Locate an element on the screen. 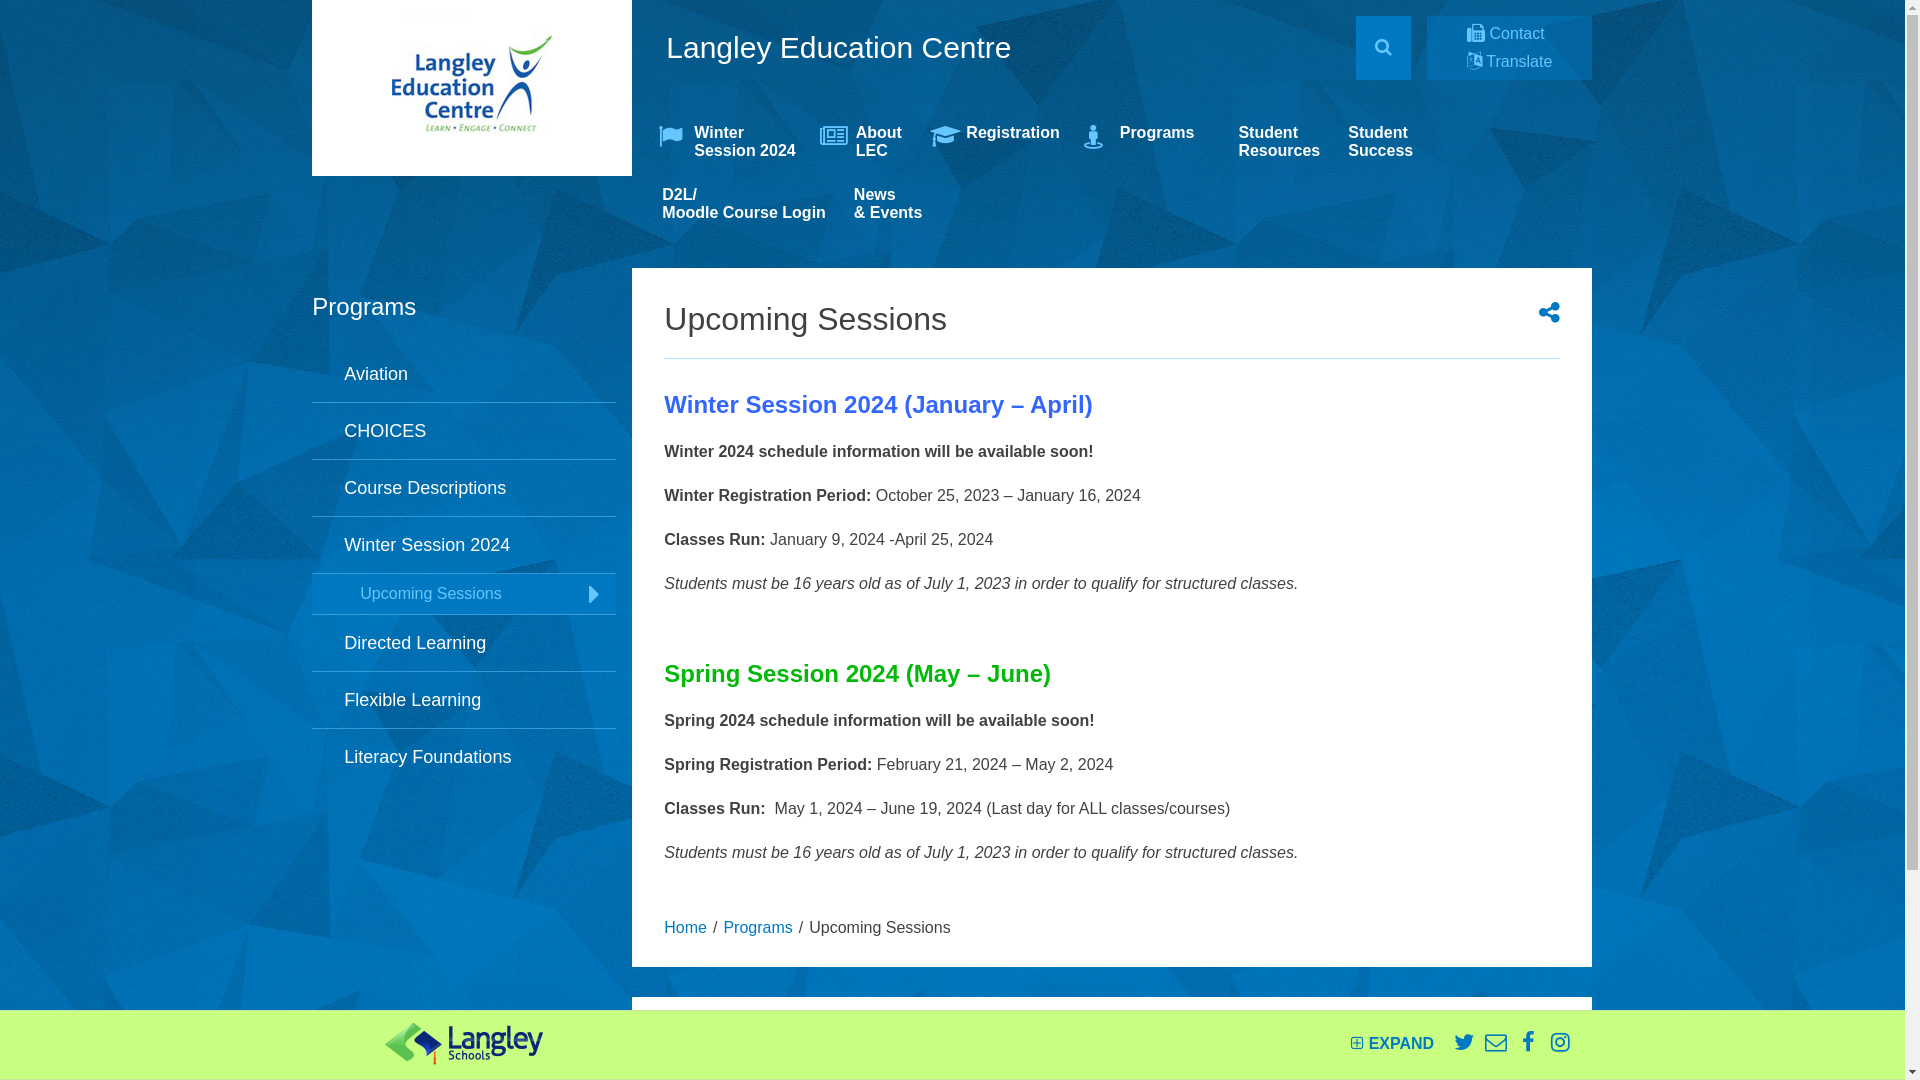 The image size is (1920, 1080). 'About is located at coordinates (865, 141).